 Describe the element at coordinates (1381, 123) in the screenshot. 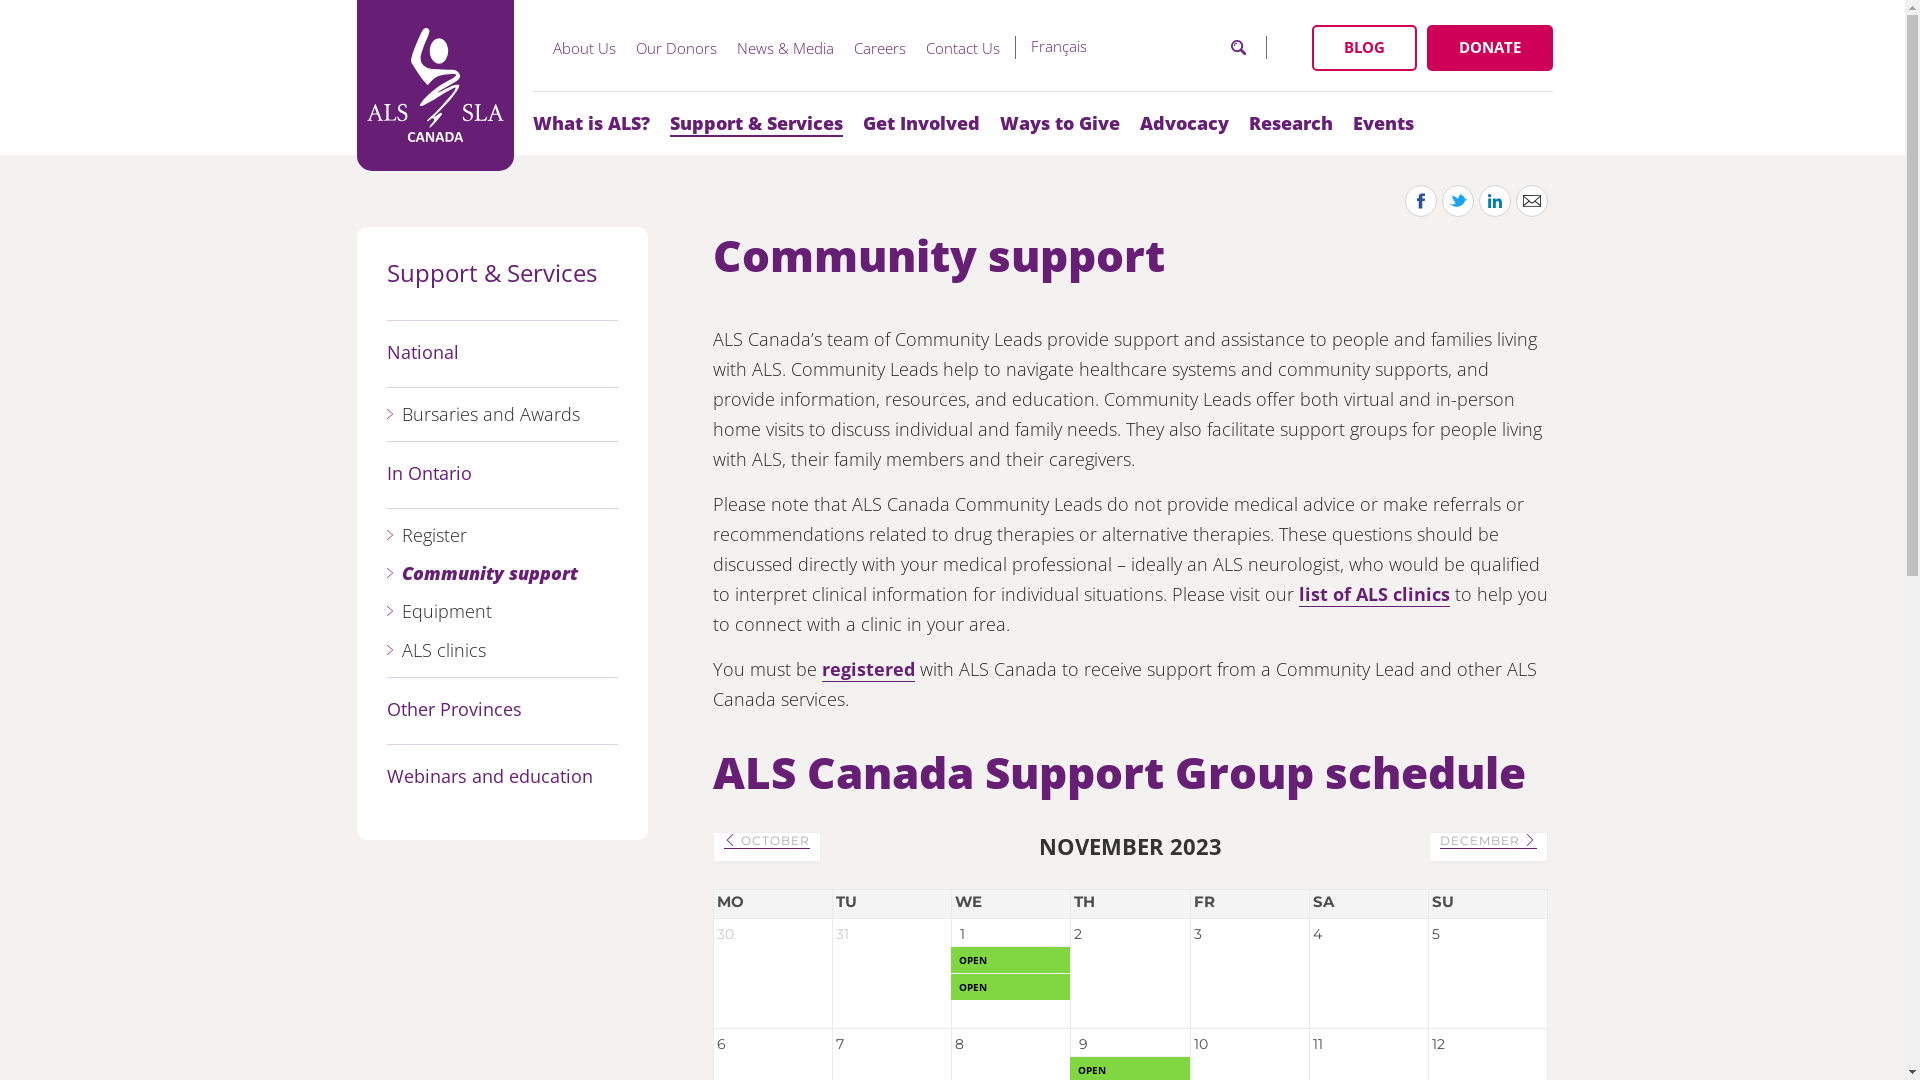

I see `'Events'` at that location.